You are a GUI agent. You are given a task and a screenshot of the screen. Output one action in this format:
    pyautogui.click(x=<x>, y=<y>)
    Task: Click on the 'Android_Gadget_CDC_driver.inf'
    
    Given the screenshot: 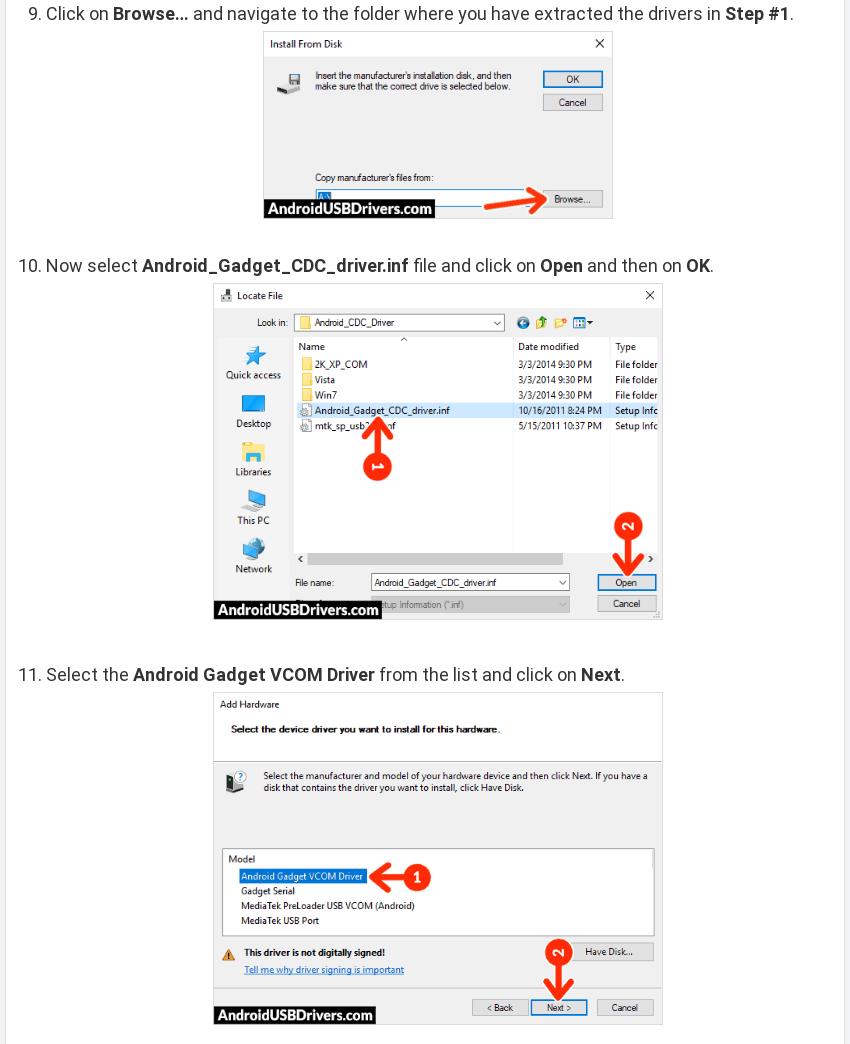 What is the action you would take?
    pyautogui.click(x=274, y=263)
    